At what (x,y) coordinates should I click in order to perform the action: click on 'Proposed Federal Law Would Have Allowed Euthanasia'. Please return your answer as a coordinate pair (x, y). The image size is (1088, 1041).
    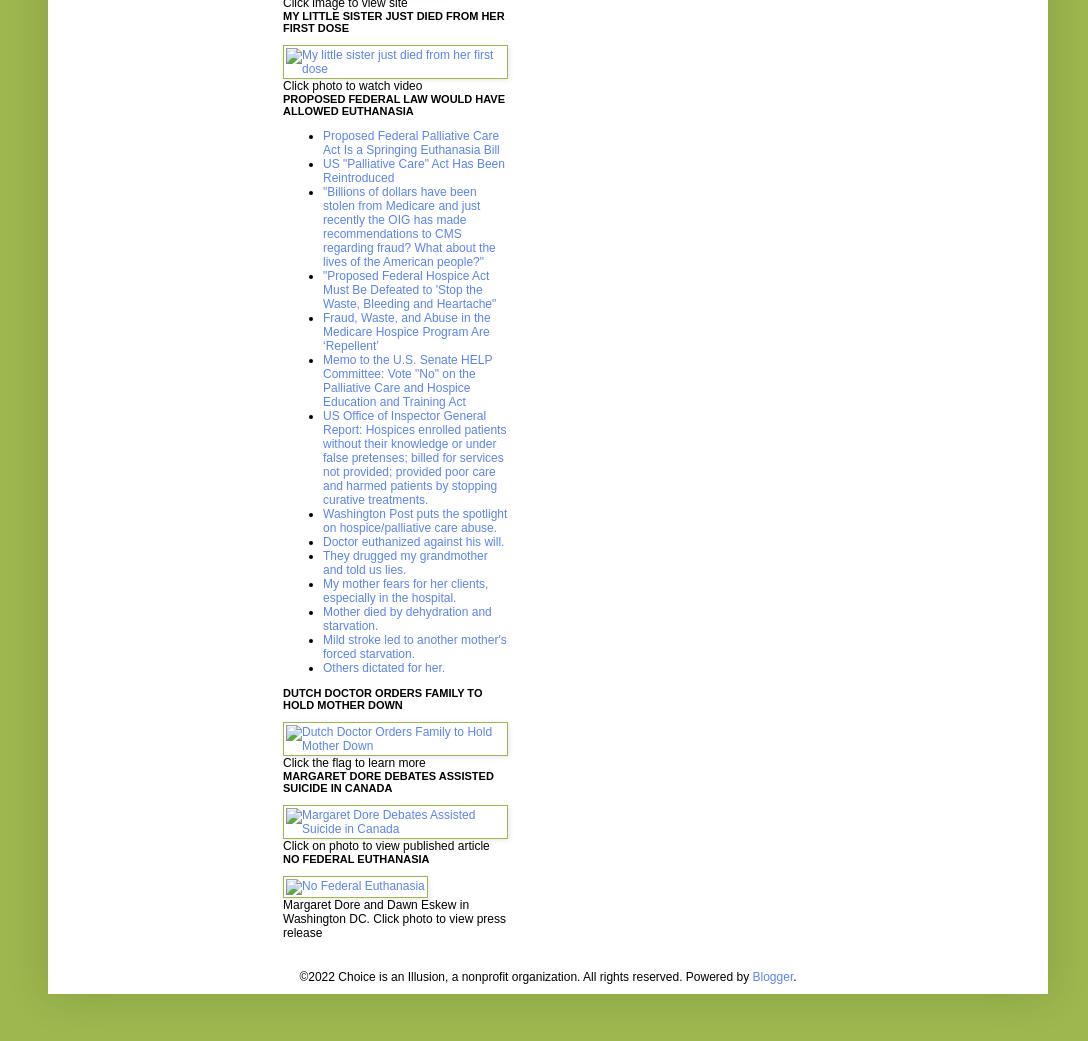
    Looking at the image, I should click on (393, 105).